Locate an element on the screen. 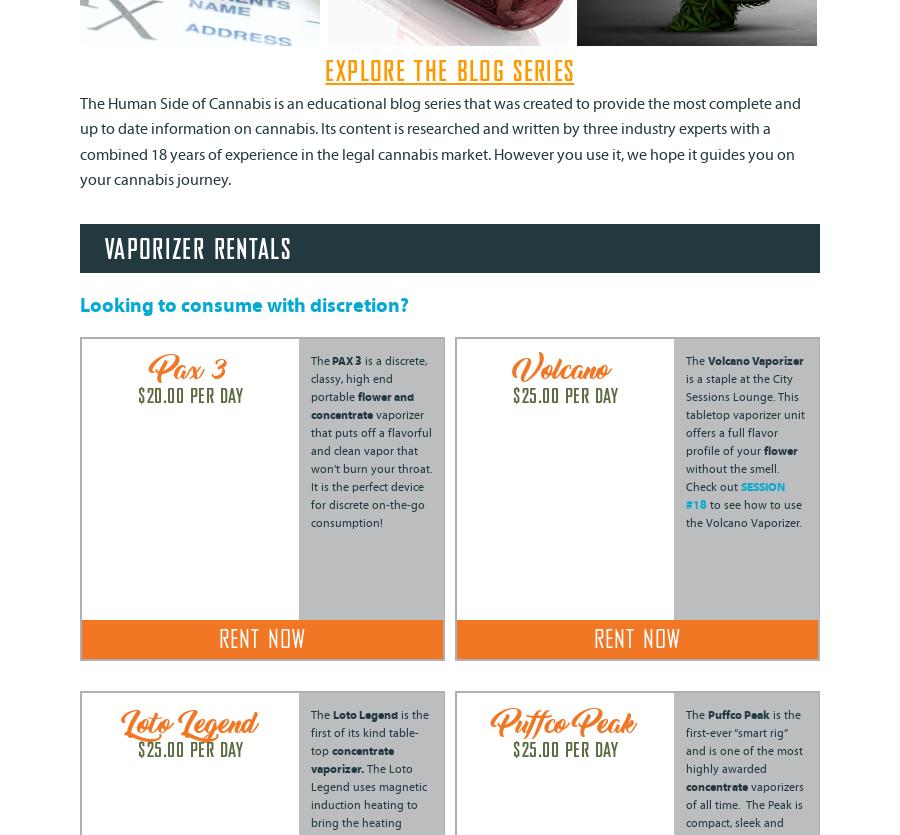  'EXPLORE THE BLOG SERIES' is located at coordinates (449, 72).